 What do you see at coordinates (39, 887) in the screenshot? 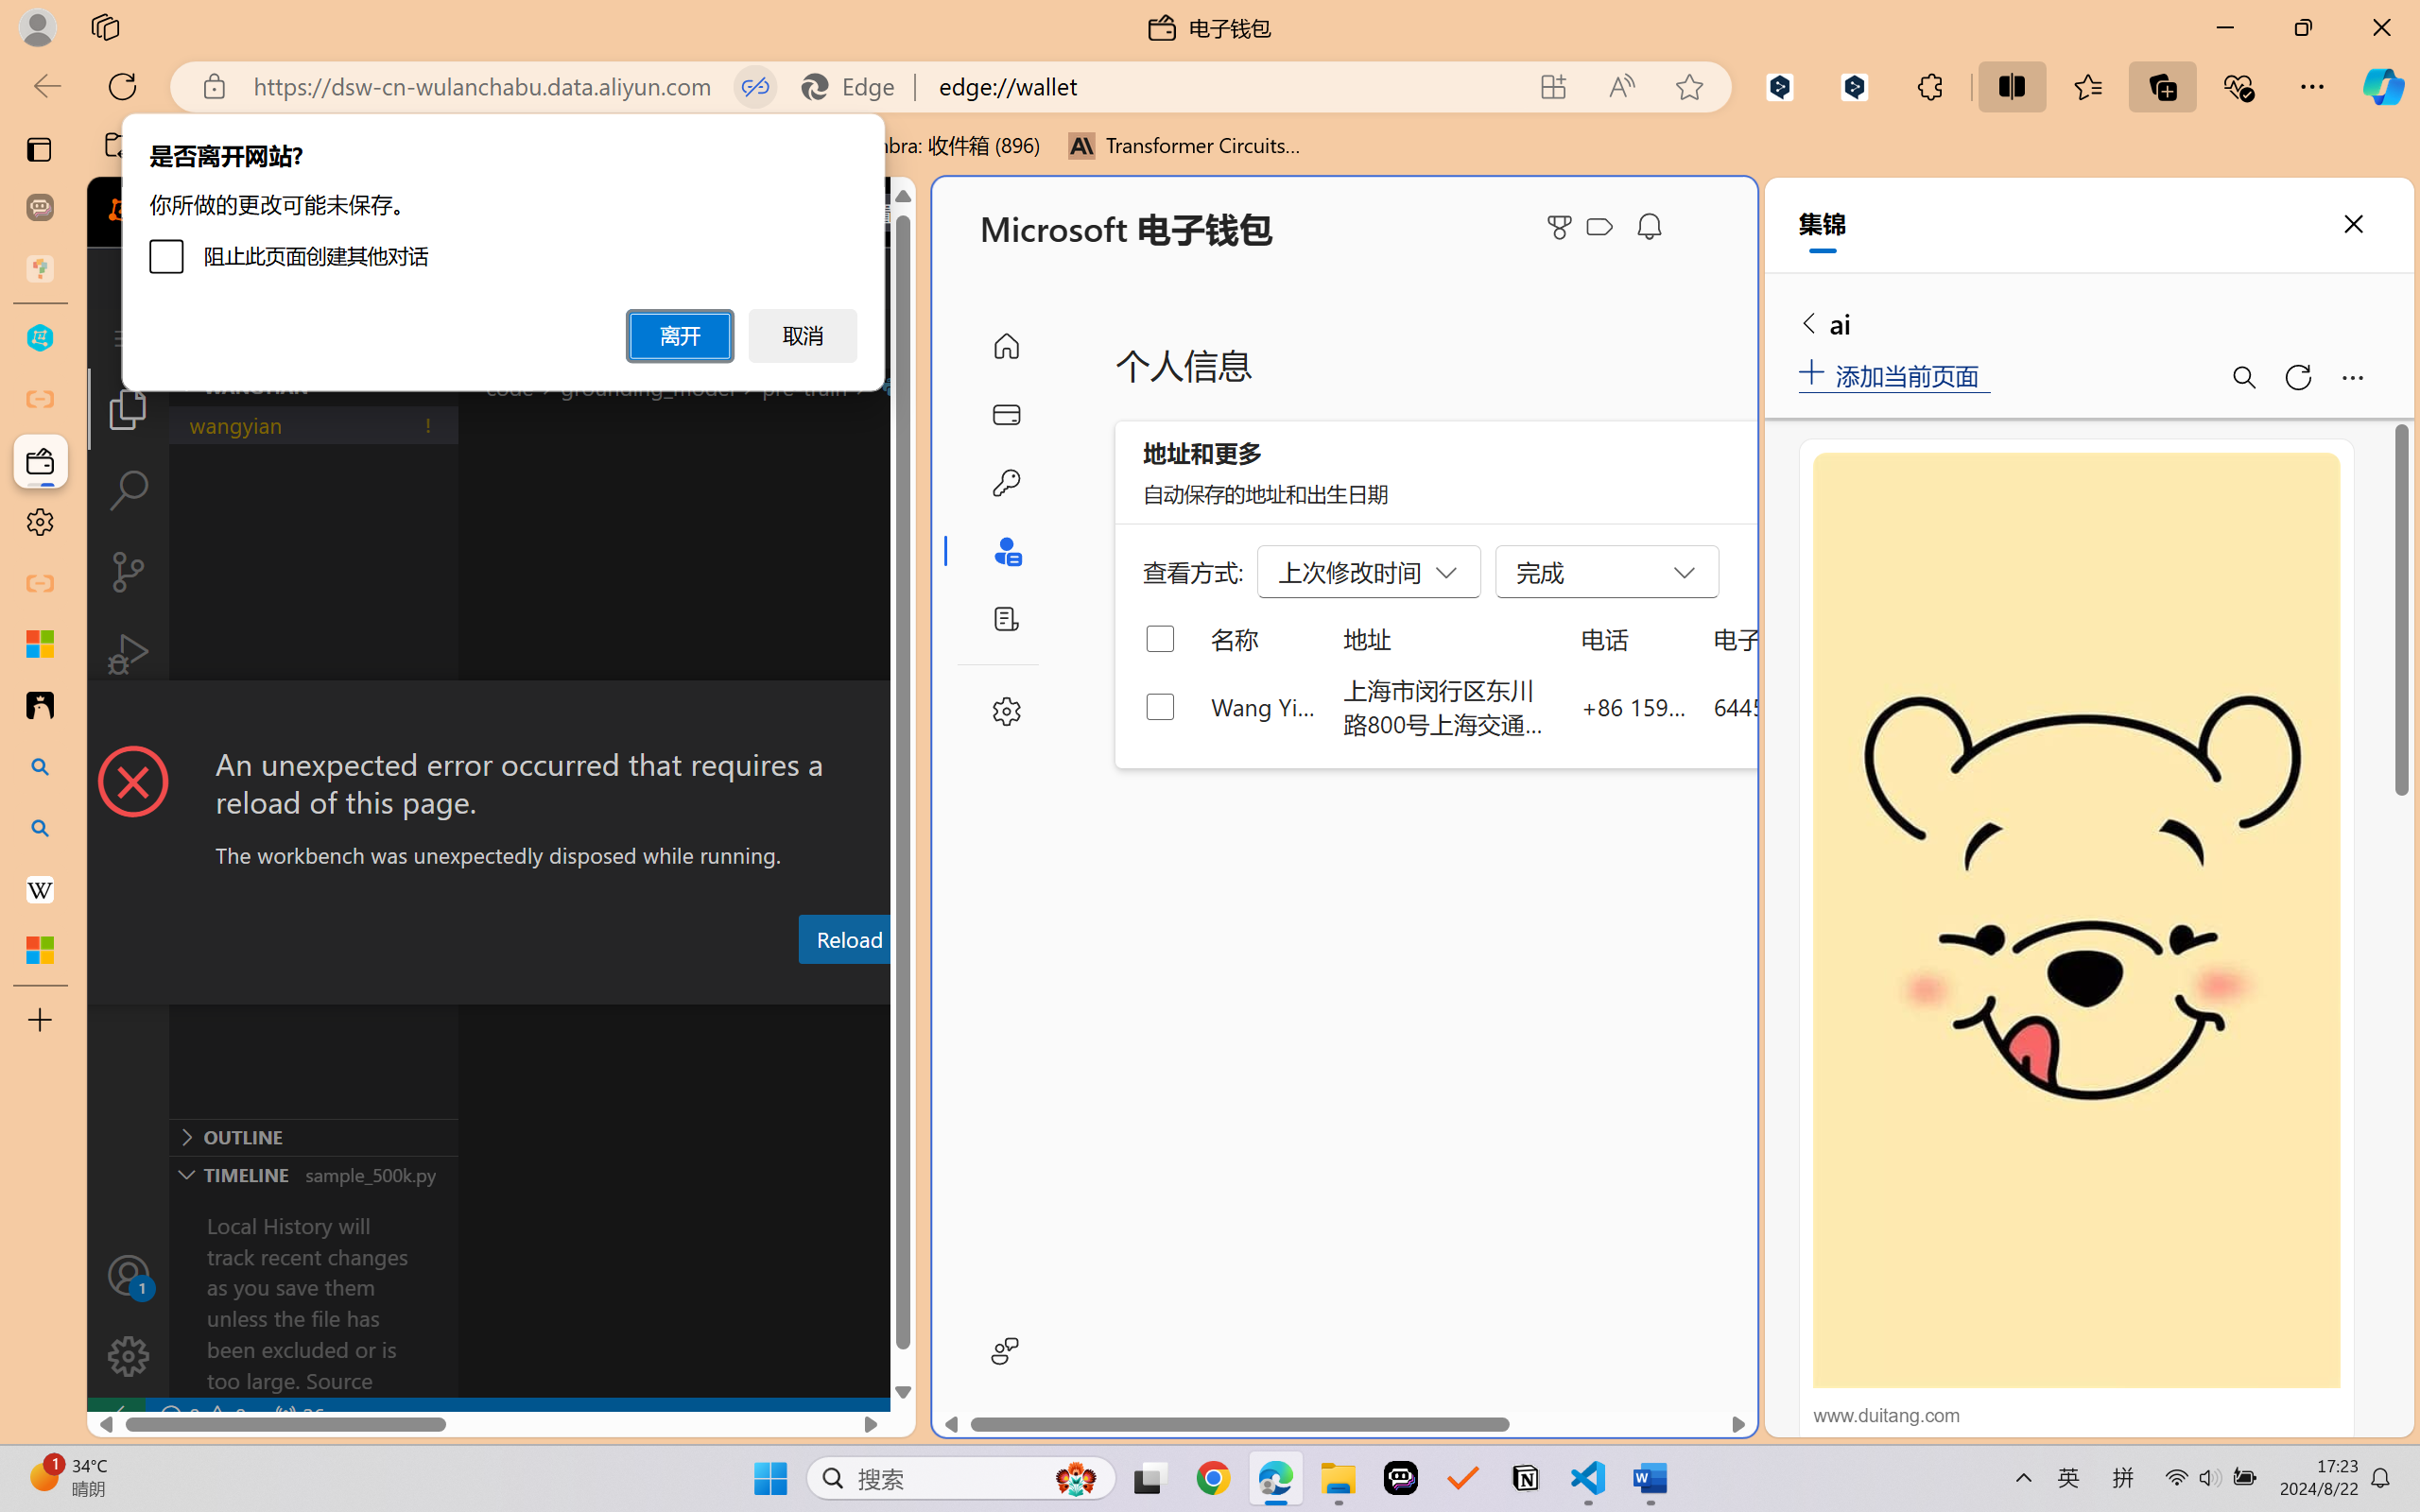
I see `'Earth - Wikipedia'` at bounding box center [39, 887].